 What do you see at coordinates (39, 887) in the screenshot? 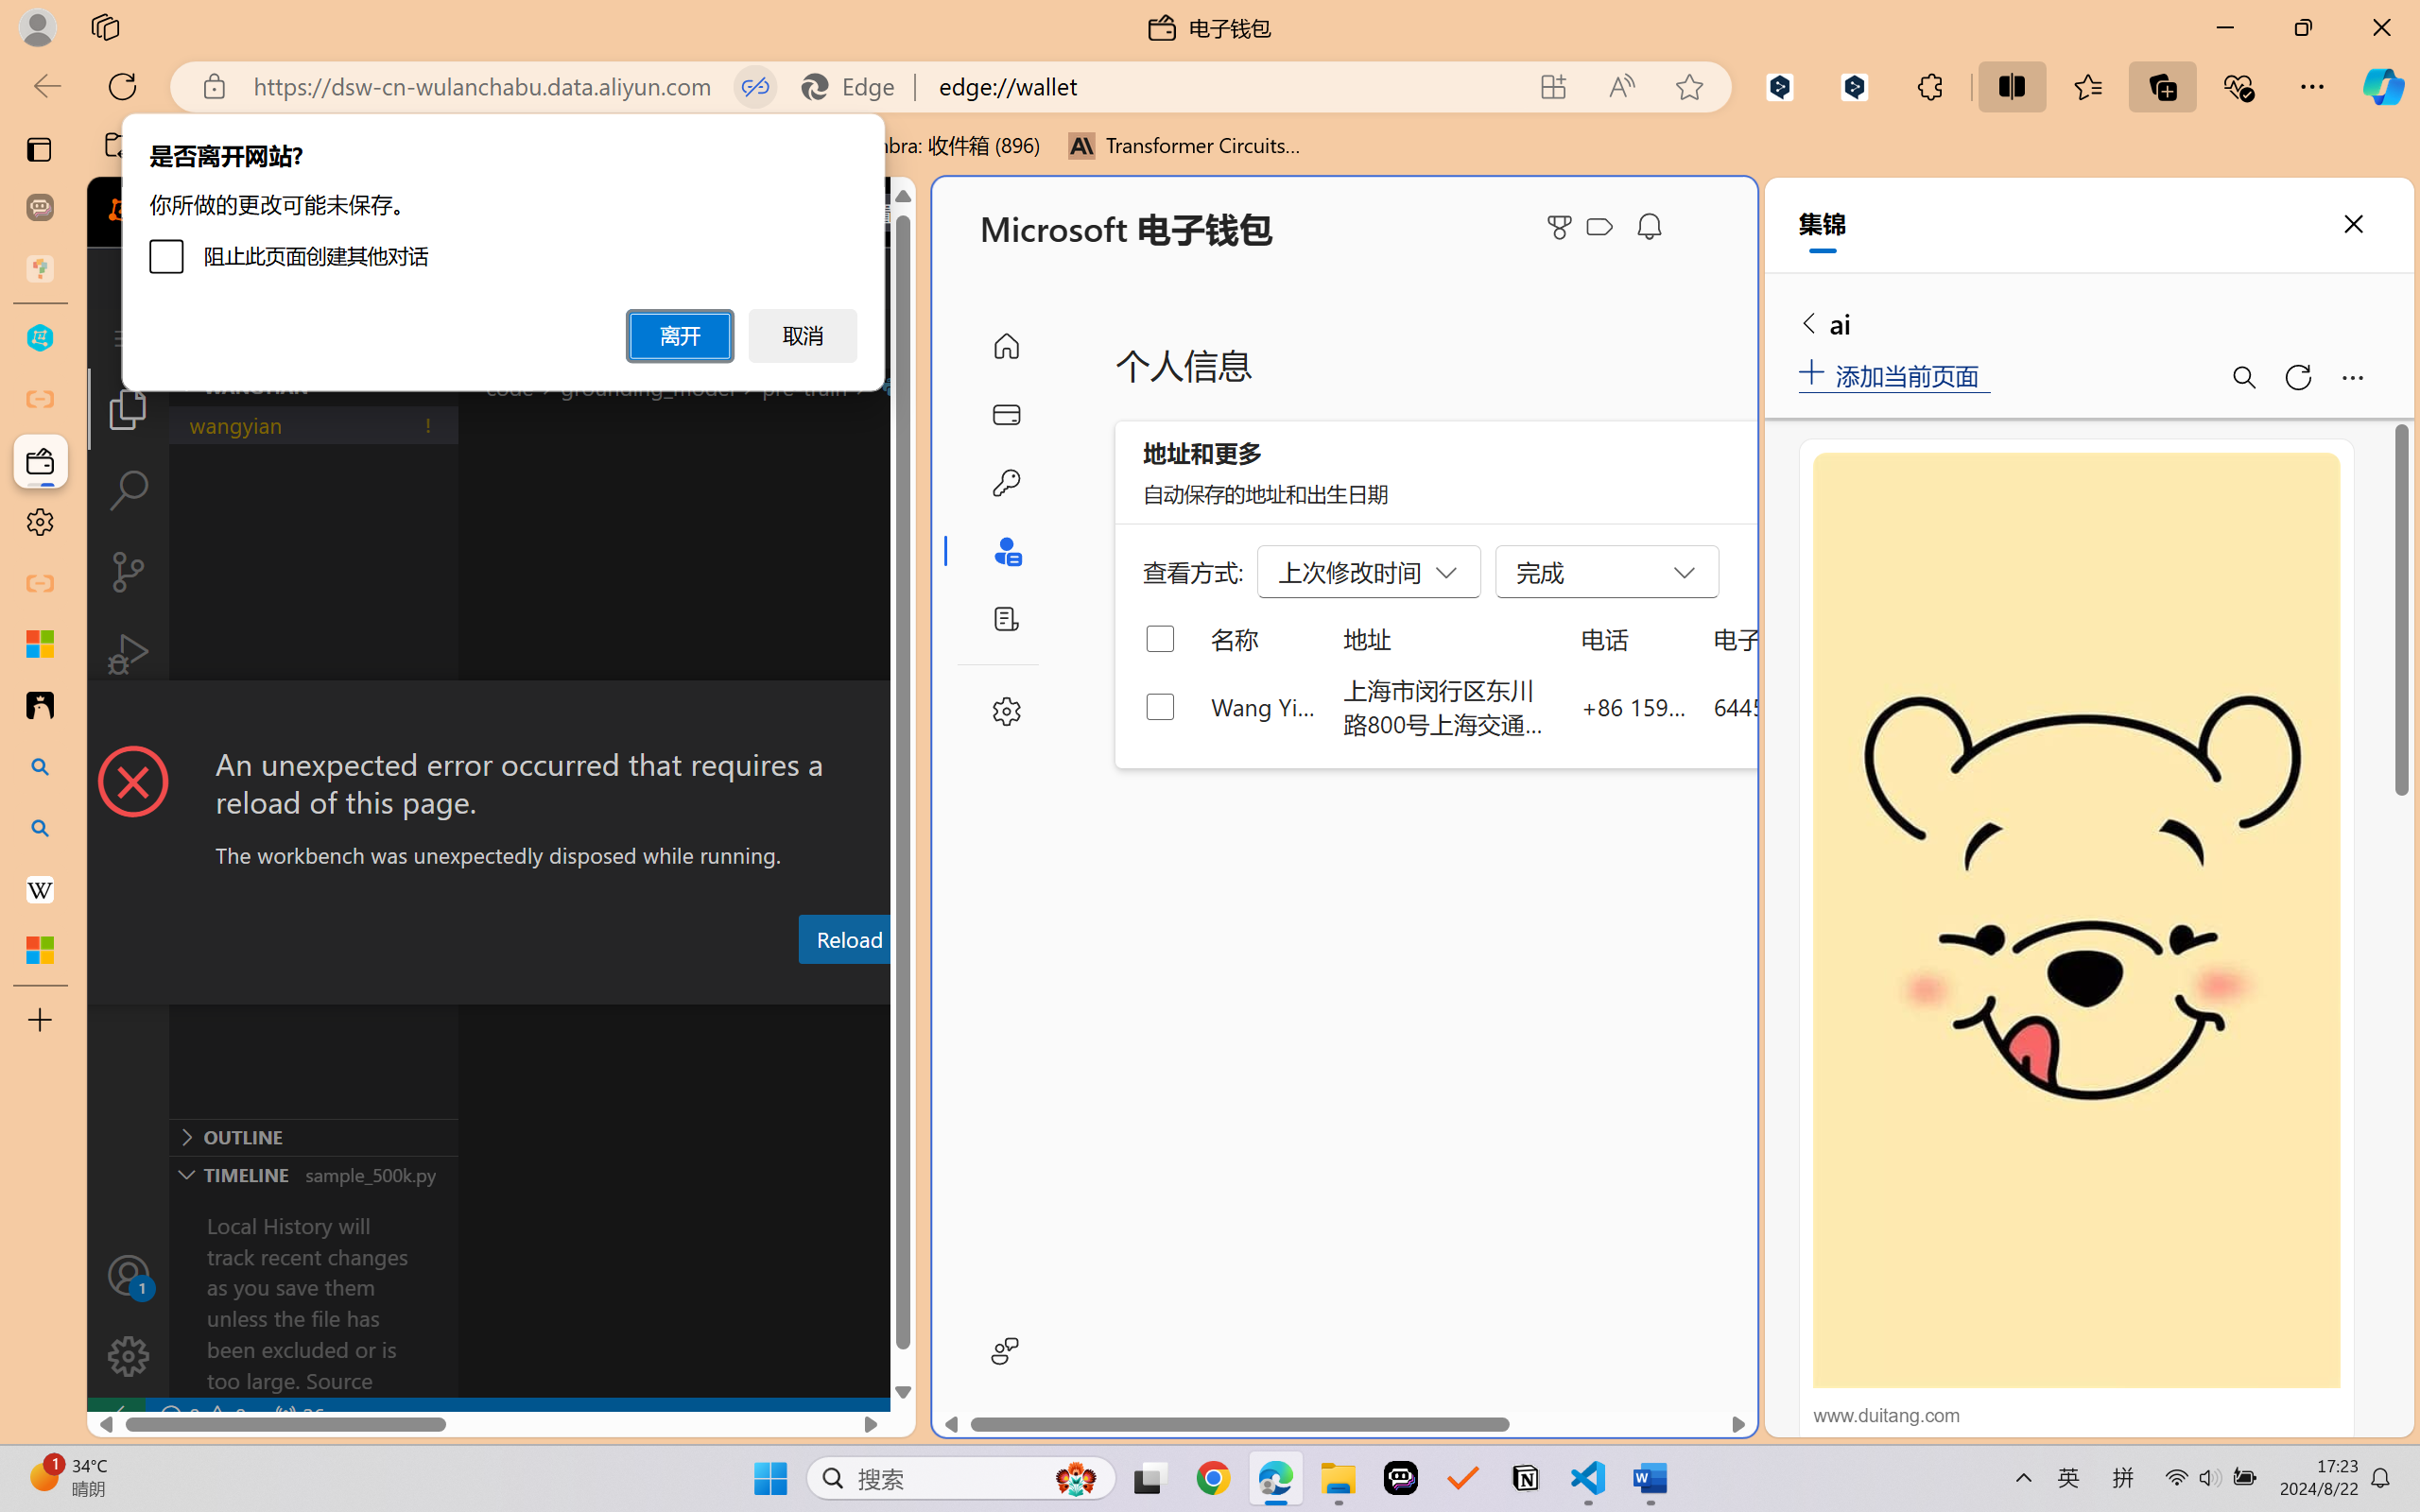
I see `'Earth - Wikipedia'` at bounding box center [39, 887].